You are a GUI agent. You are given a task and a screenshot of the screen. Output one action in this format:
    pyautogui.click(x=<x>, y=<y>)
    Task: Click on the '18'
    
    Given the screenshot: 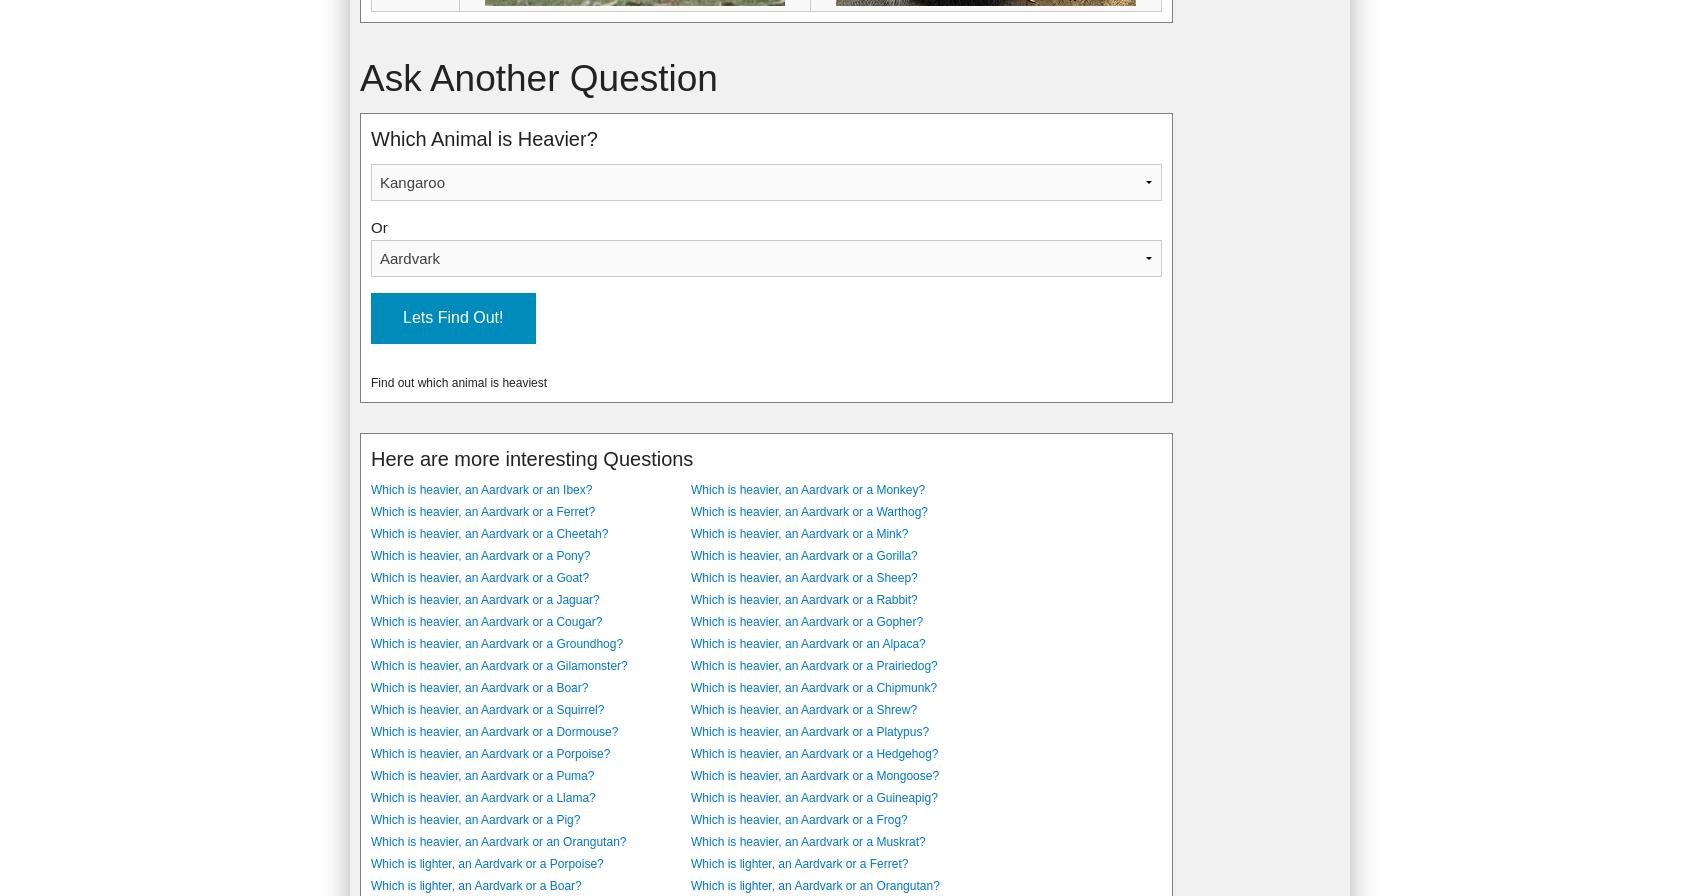 What is the action you would take?
    pyautogui.click(x=376, y=192)
    